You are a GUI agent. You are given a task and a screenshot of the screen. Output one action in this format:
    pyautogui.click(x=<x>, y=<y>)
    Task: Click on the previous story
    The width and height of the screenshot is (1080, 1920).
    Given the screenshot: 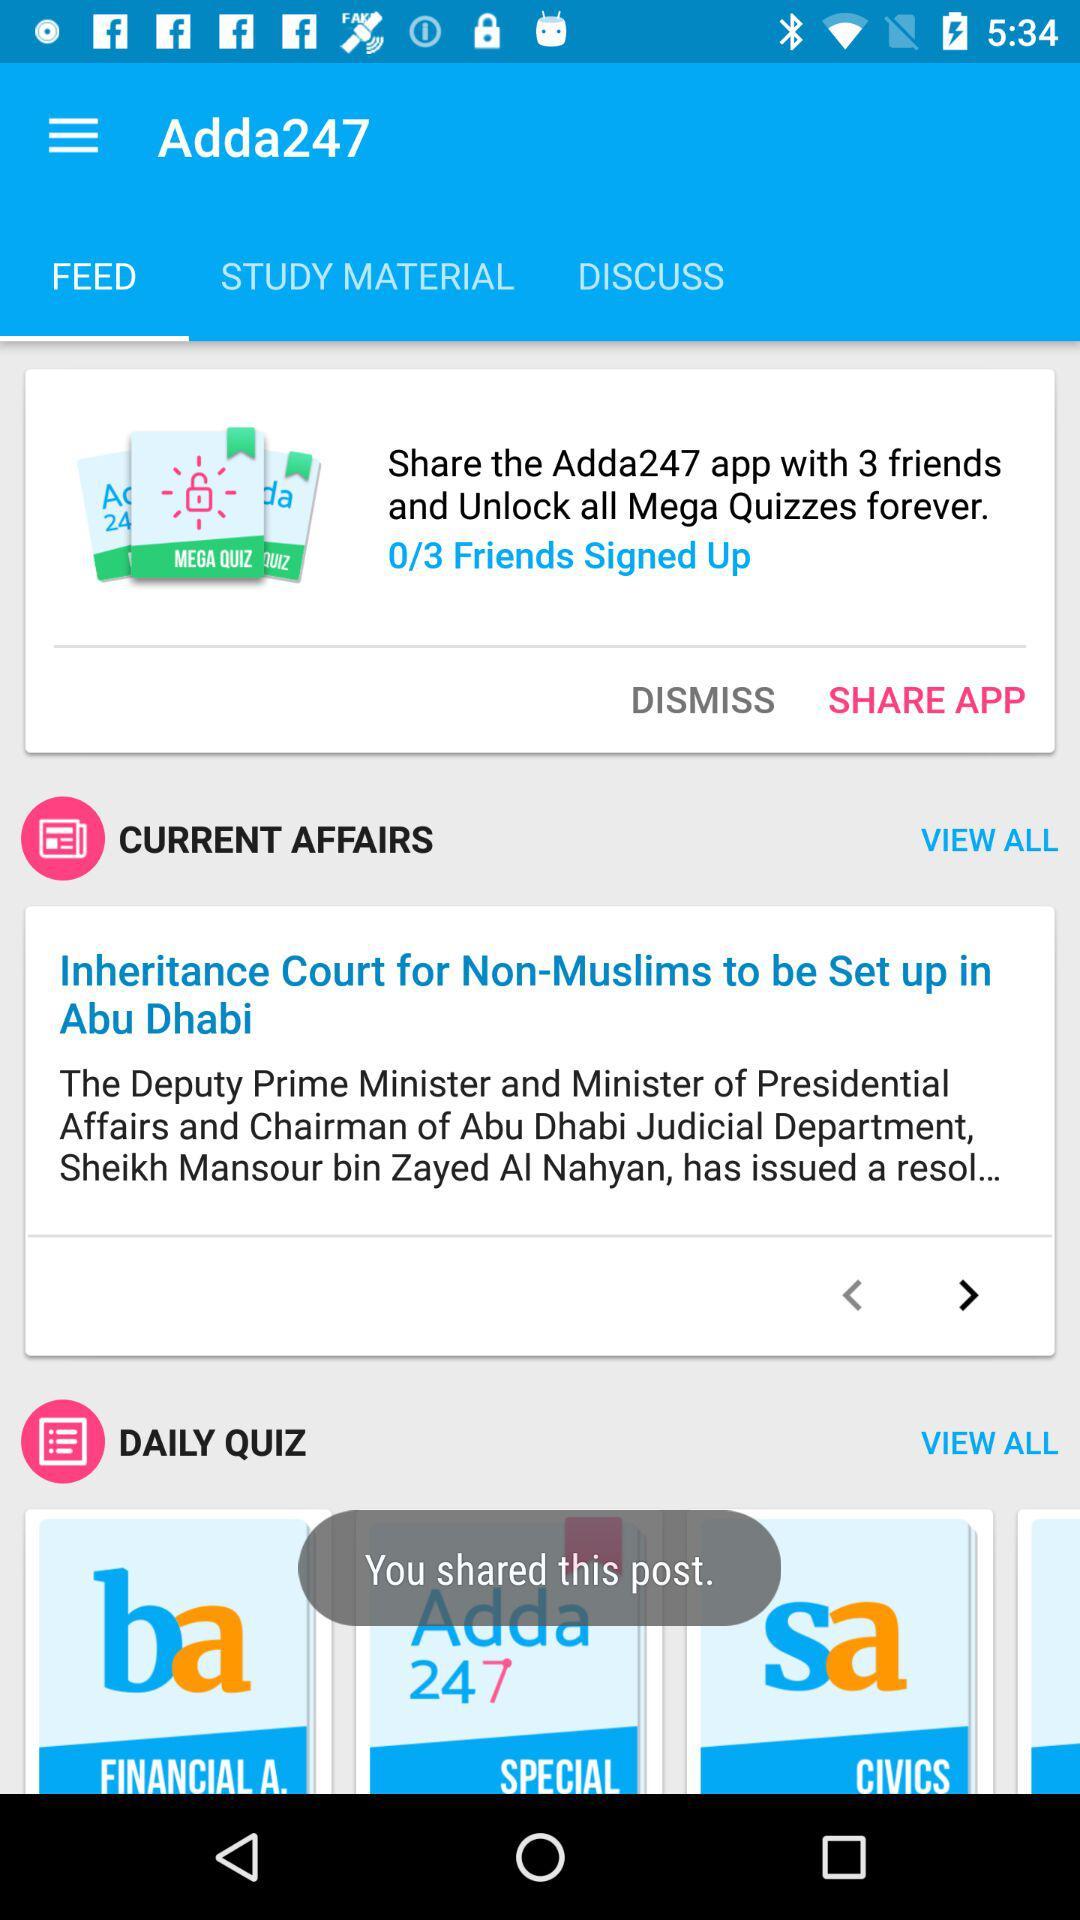 What is the action you would take?
    pyautogui.click(x=852, y=1295)
    